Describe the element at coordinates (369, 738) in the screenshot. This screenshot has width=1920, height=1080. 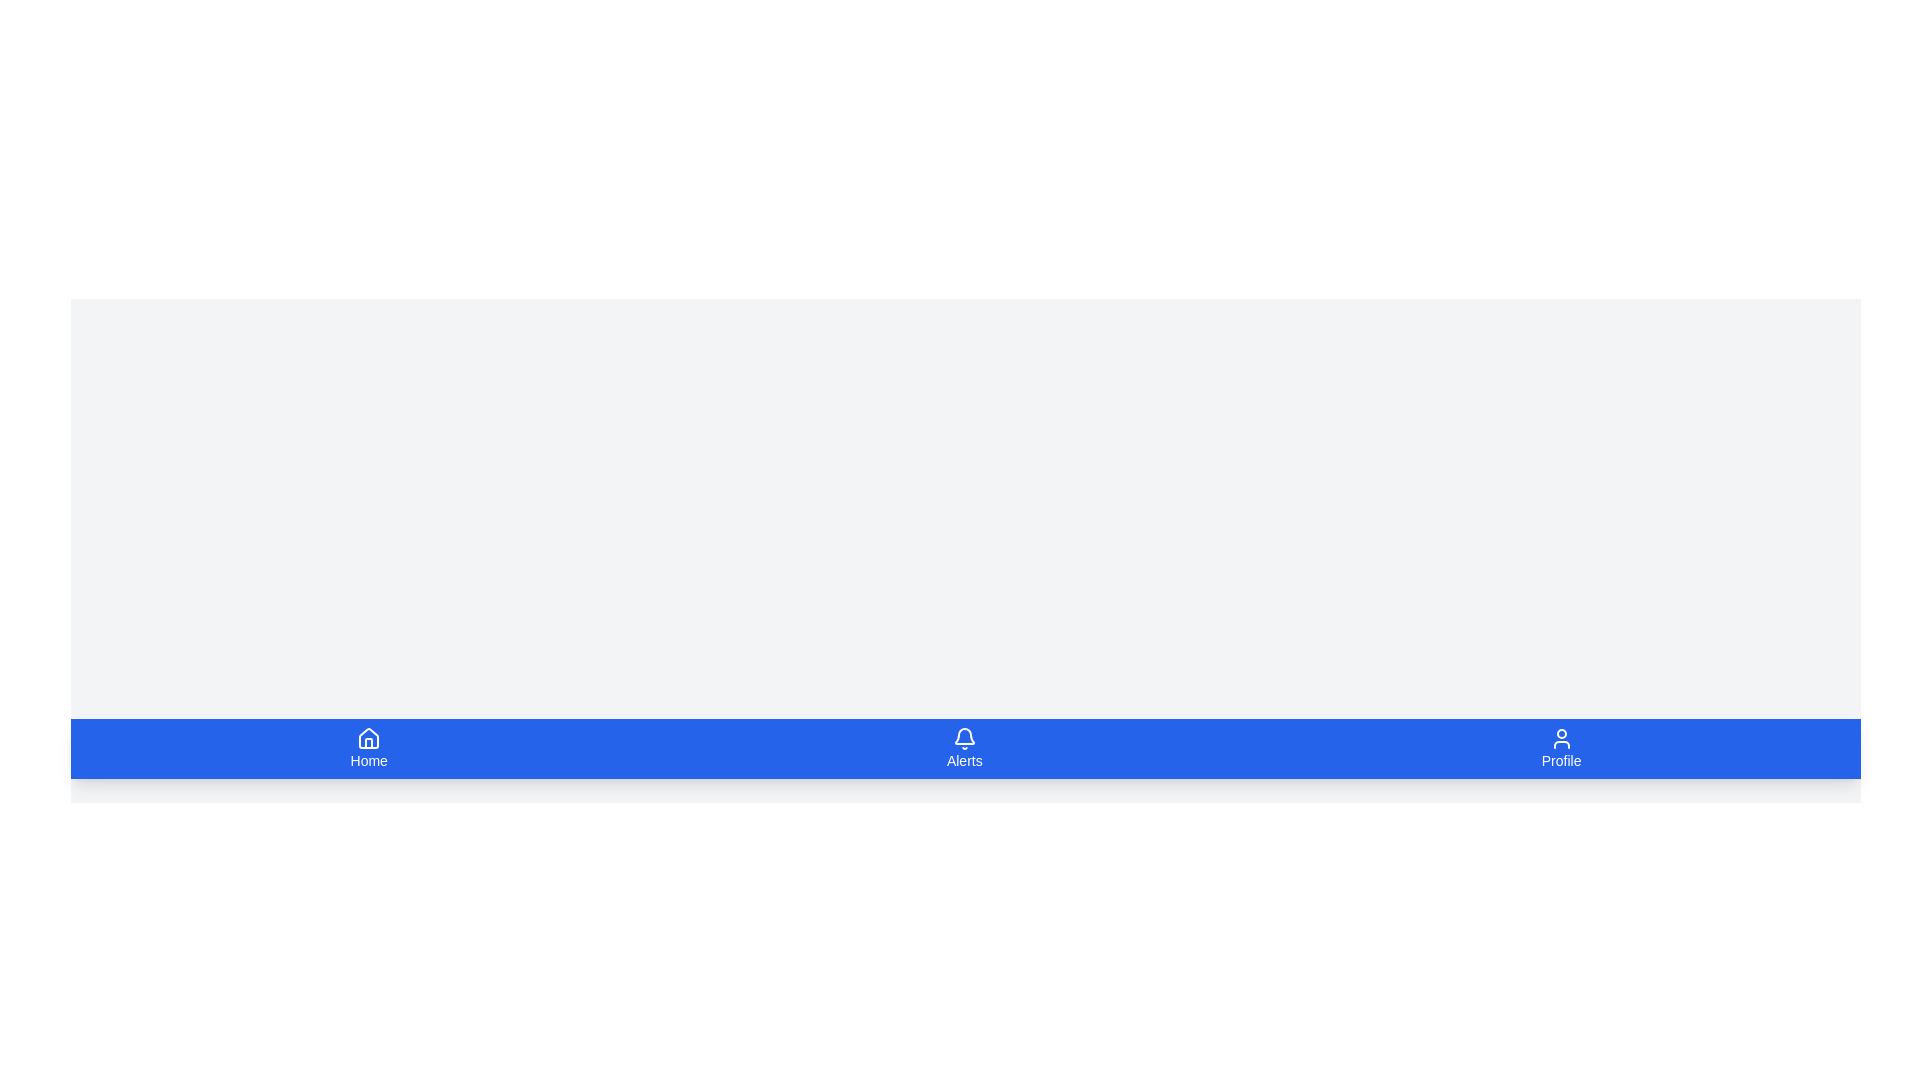
I see `the 'Home' icon located` at that location.